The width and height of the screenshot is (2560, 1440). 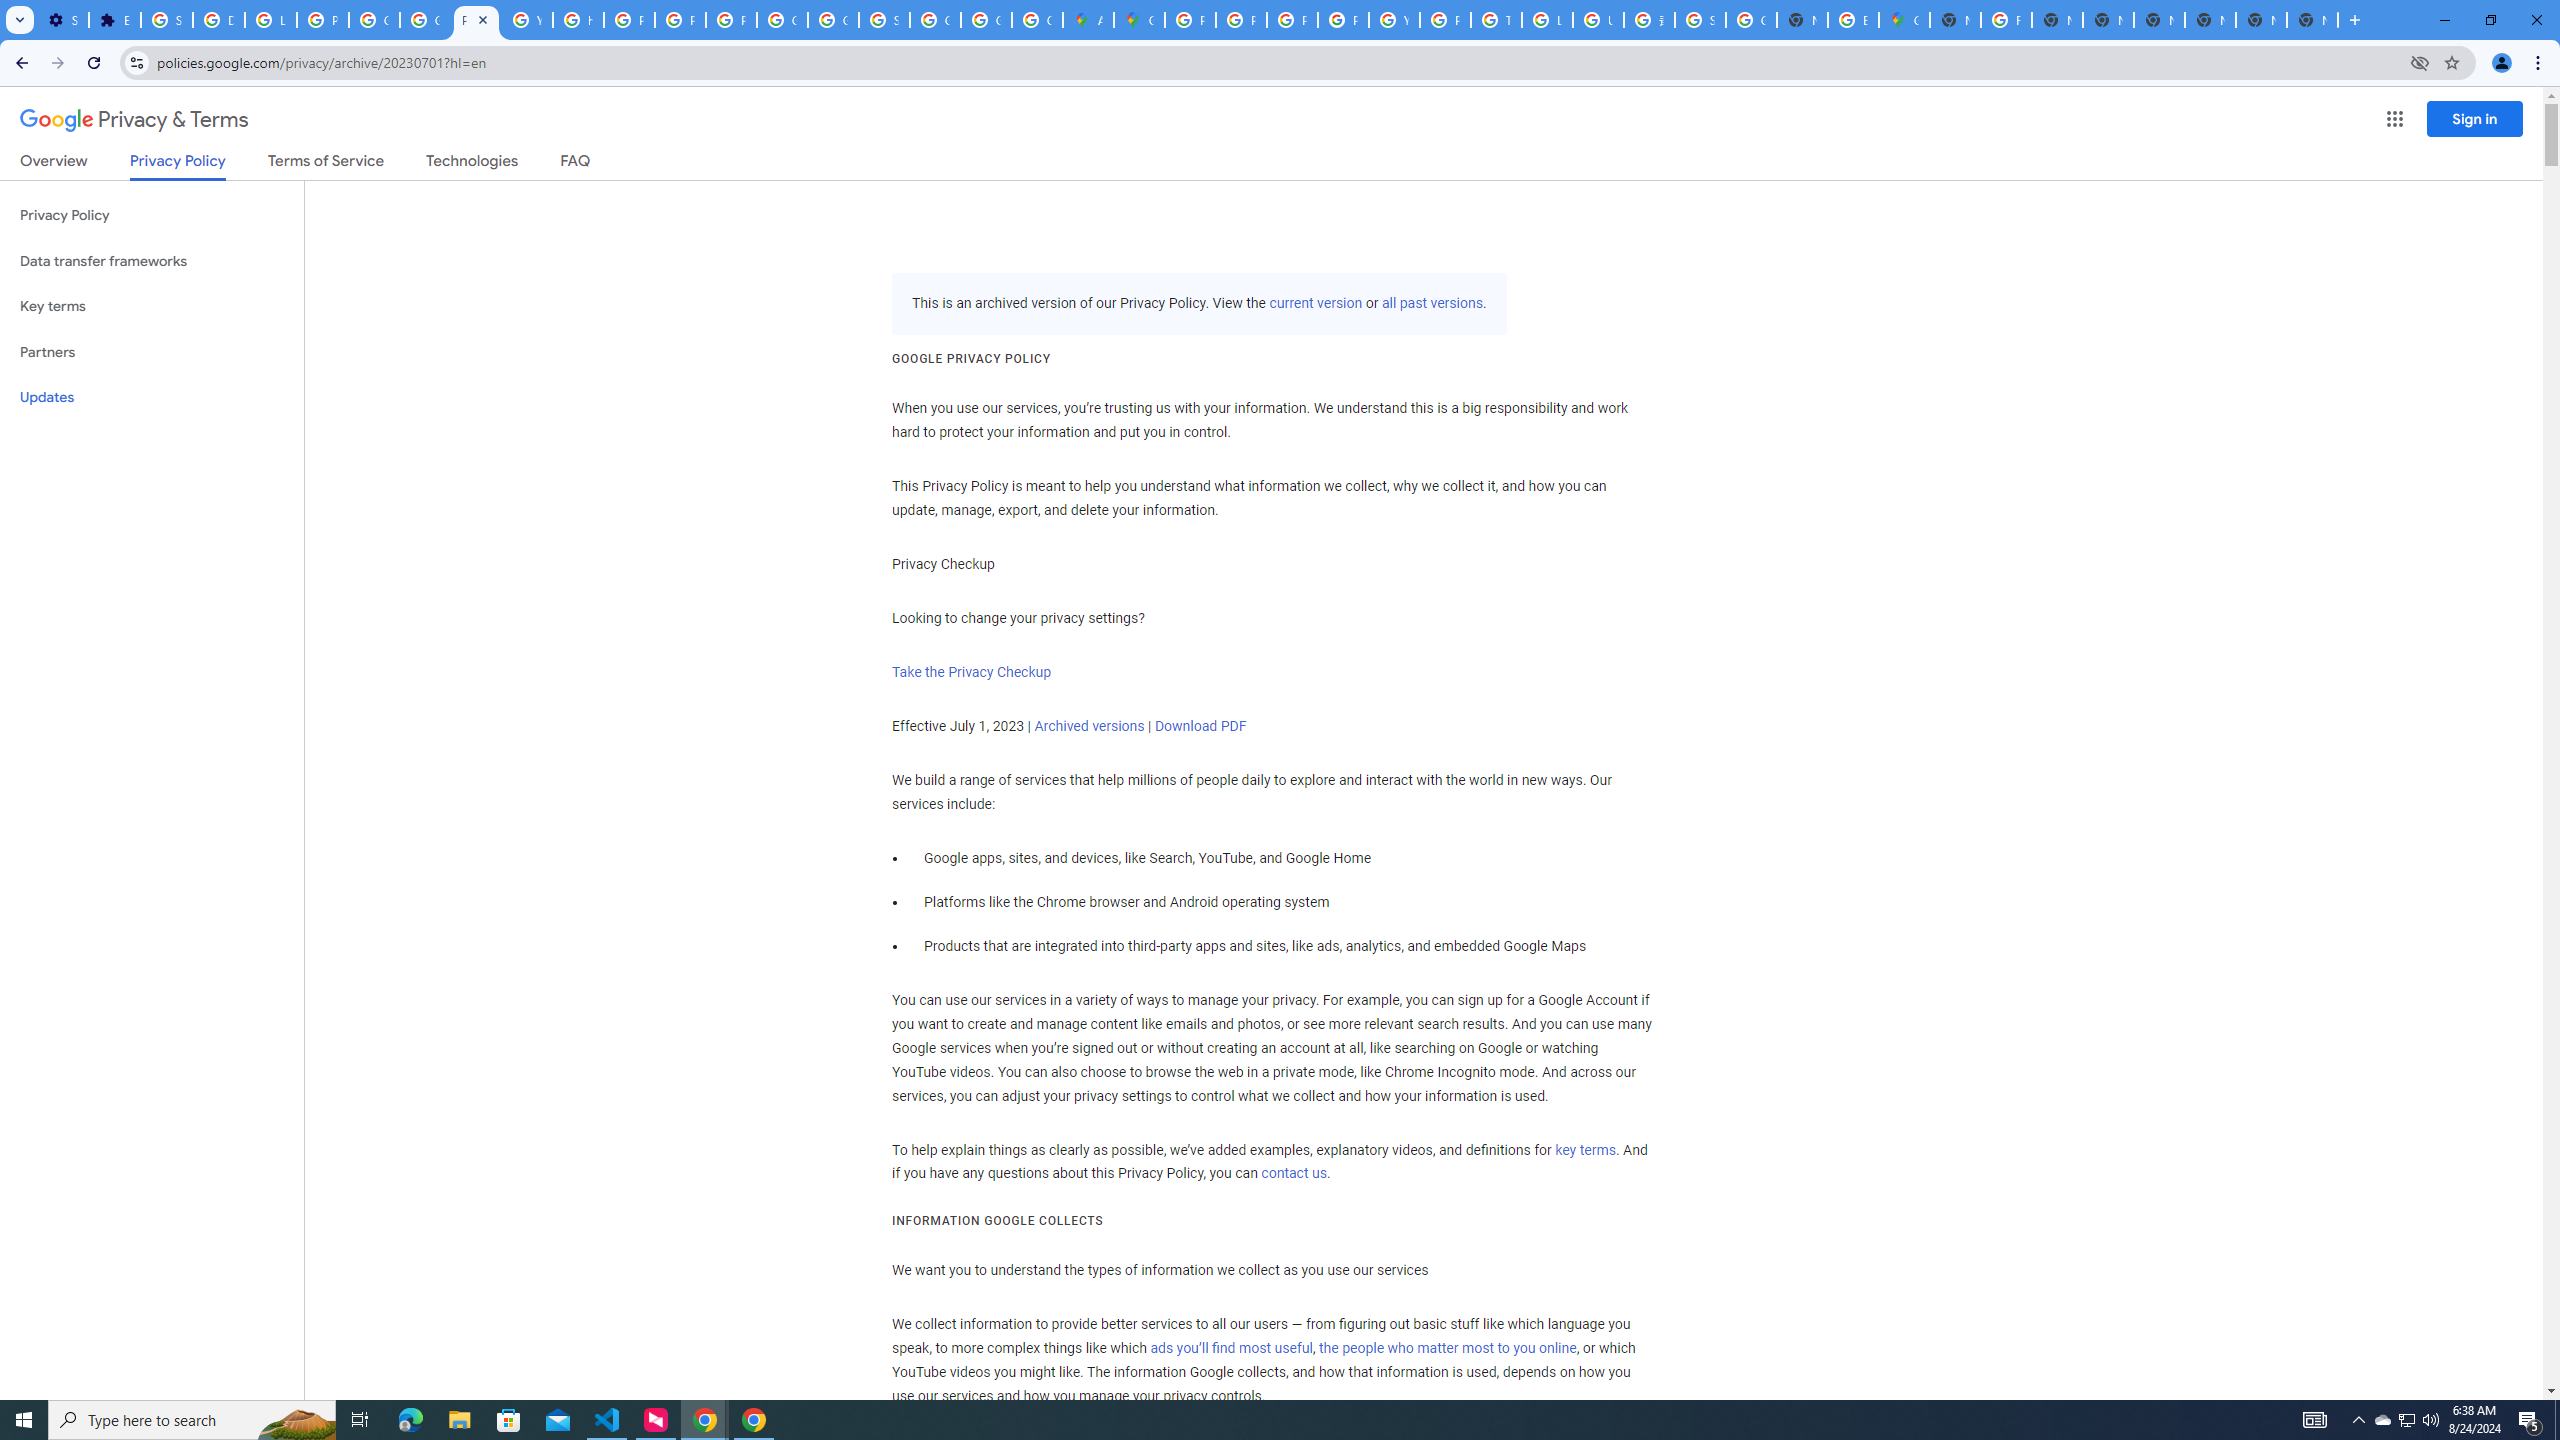 I want to click on 'YouTube', so click(x=1393, y=19).